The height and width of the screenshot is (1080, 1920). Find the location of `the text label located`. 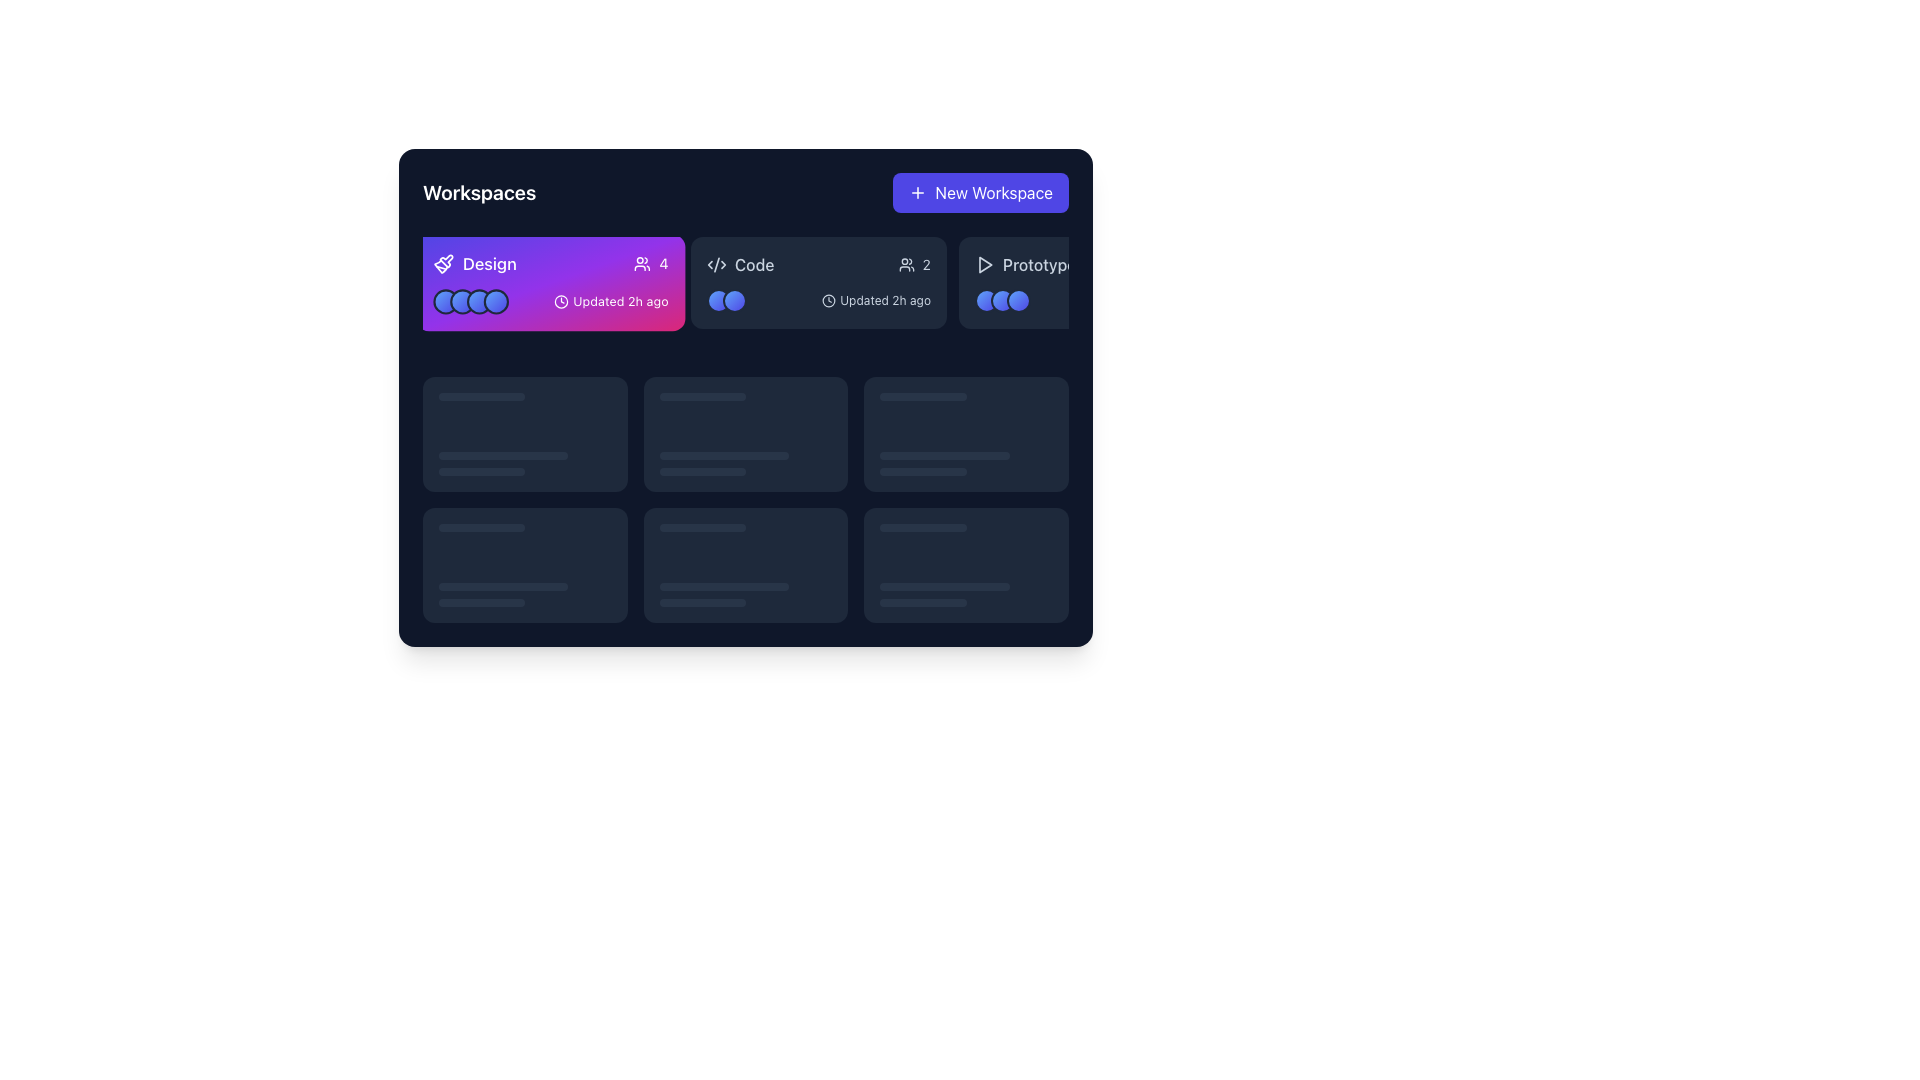

the text label located is located at coordinates (1039, 264).